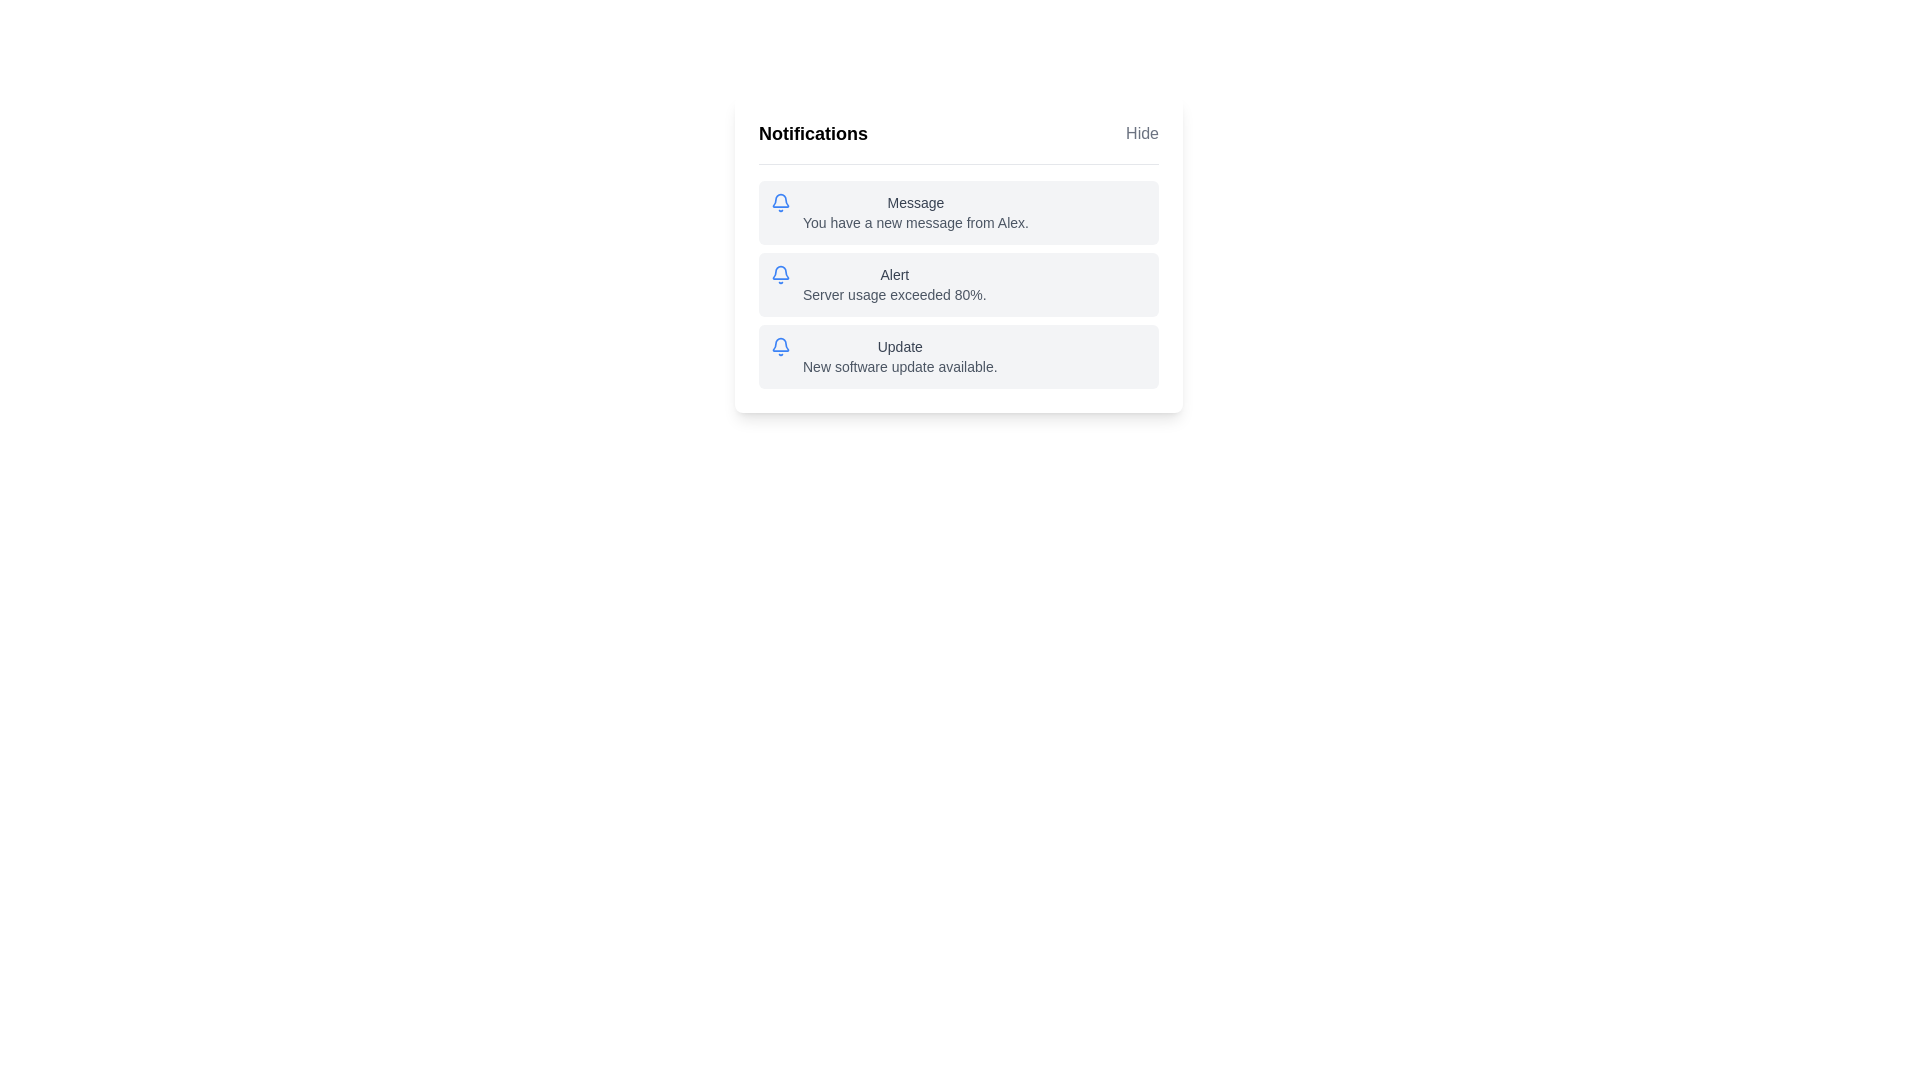  What do you see at coordinates (1142, 134) in the screenshot?
I see `the text button located in the upper-center area of the interface` at bounding box center [1142, 134].